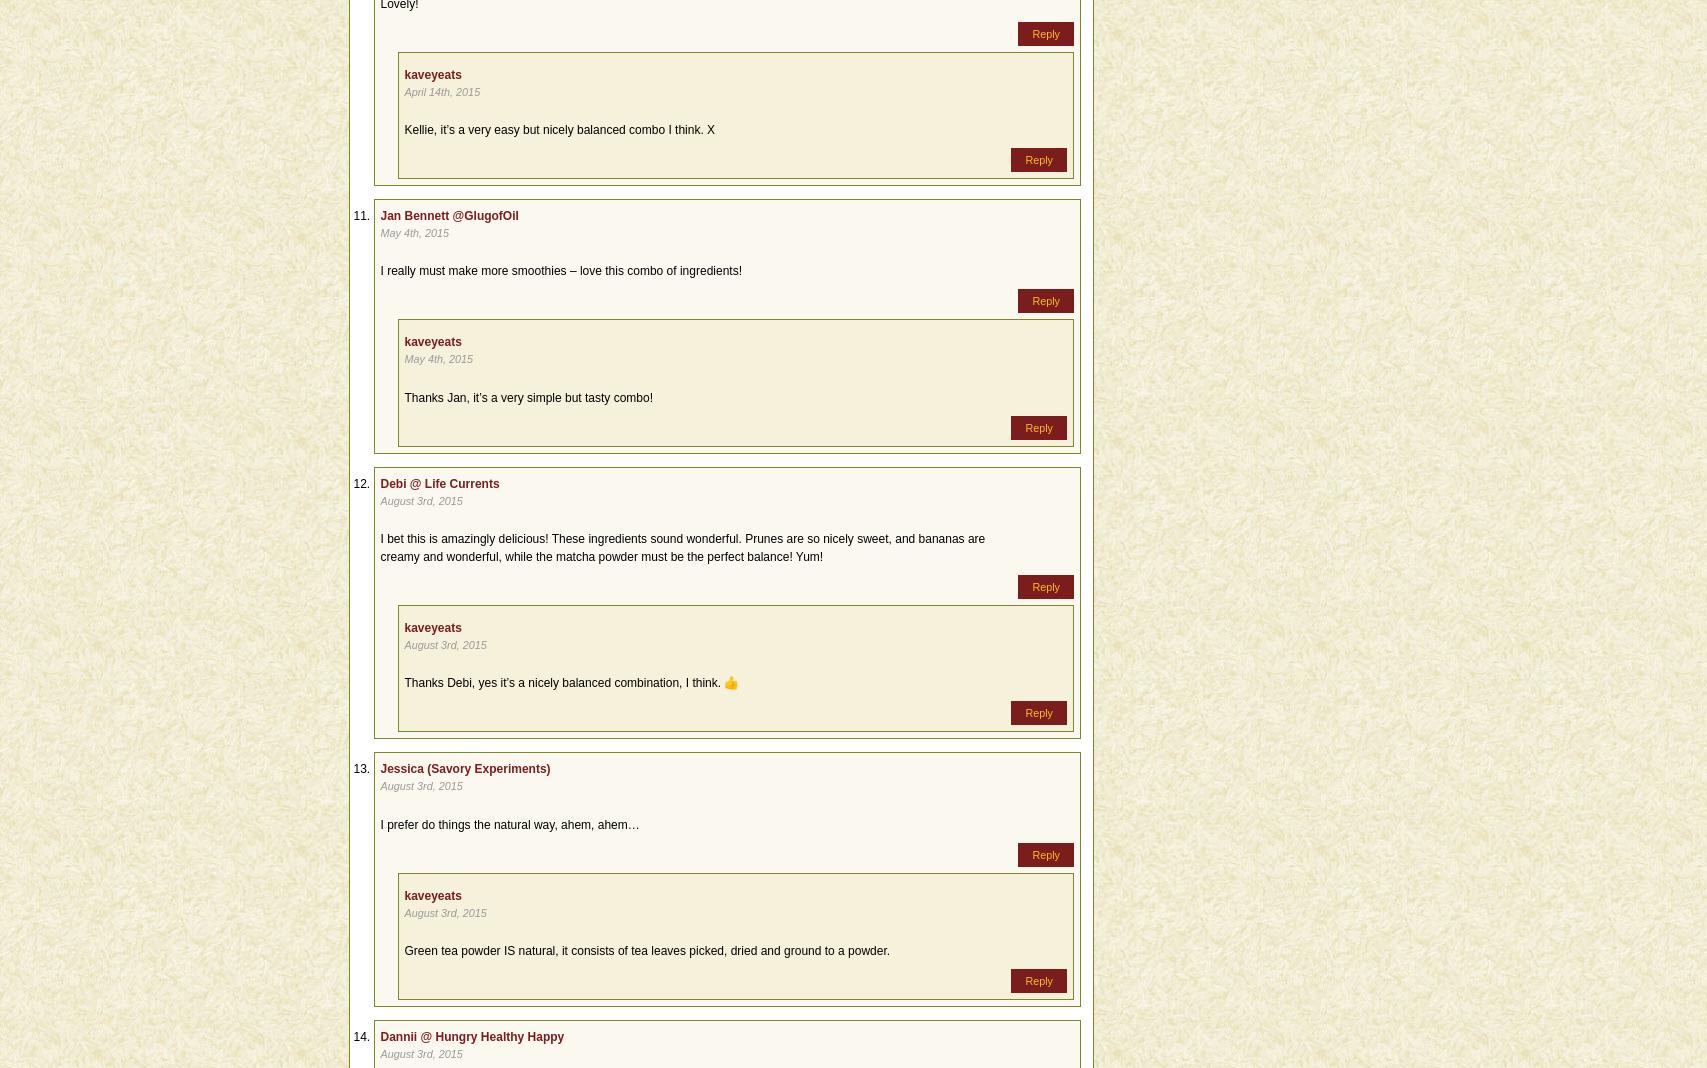 The image size is (1707, 1068). I want to click on 'I bet this is amazingly delicious! These ingredients sound wonderful. Prunes are so nicely sweet, and bananas are creamy and wonderful, while the matcha powder must be the perfect balance! Yum!', so click(682, 546).